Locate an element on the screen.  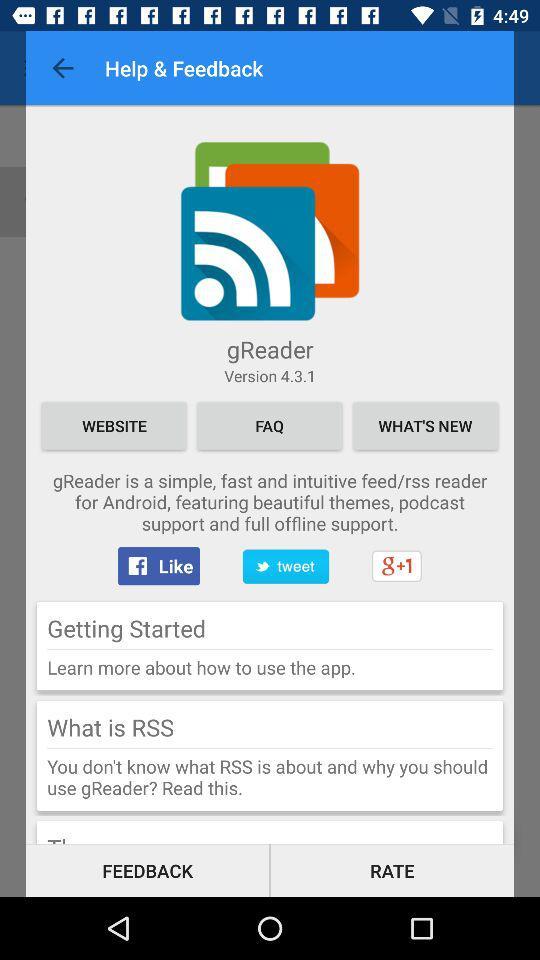
the item to the right of the website icon is located at coordinates (269, 425).